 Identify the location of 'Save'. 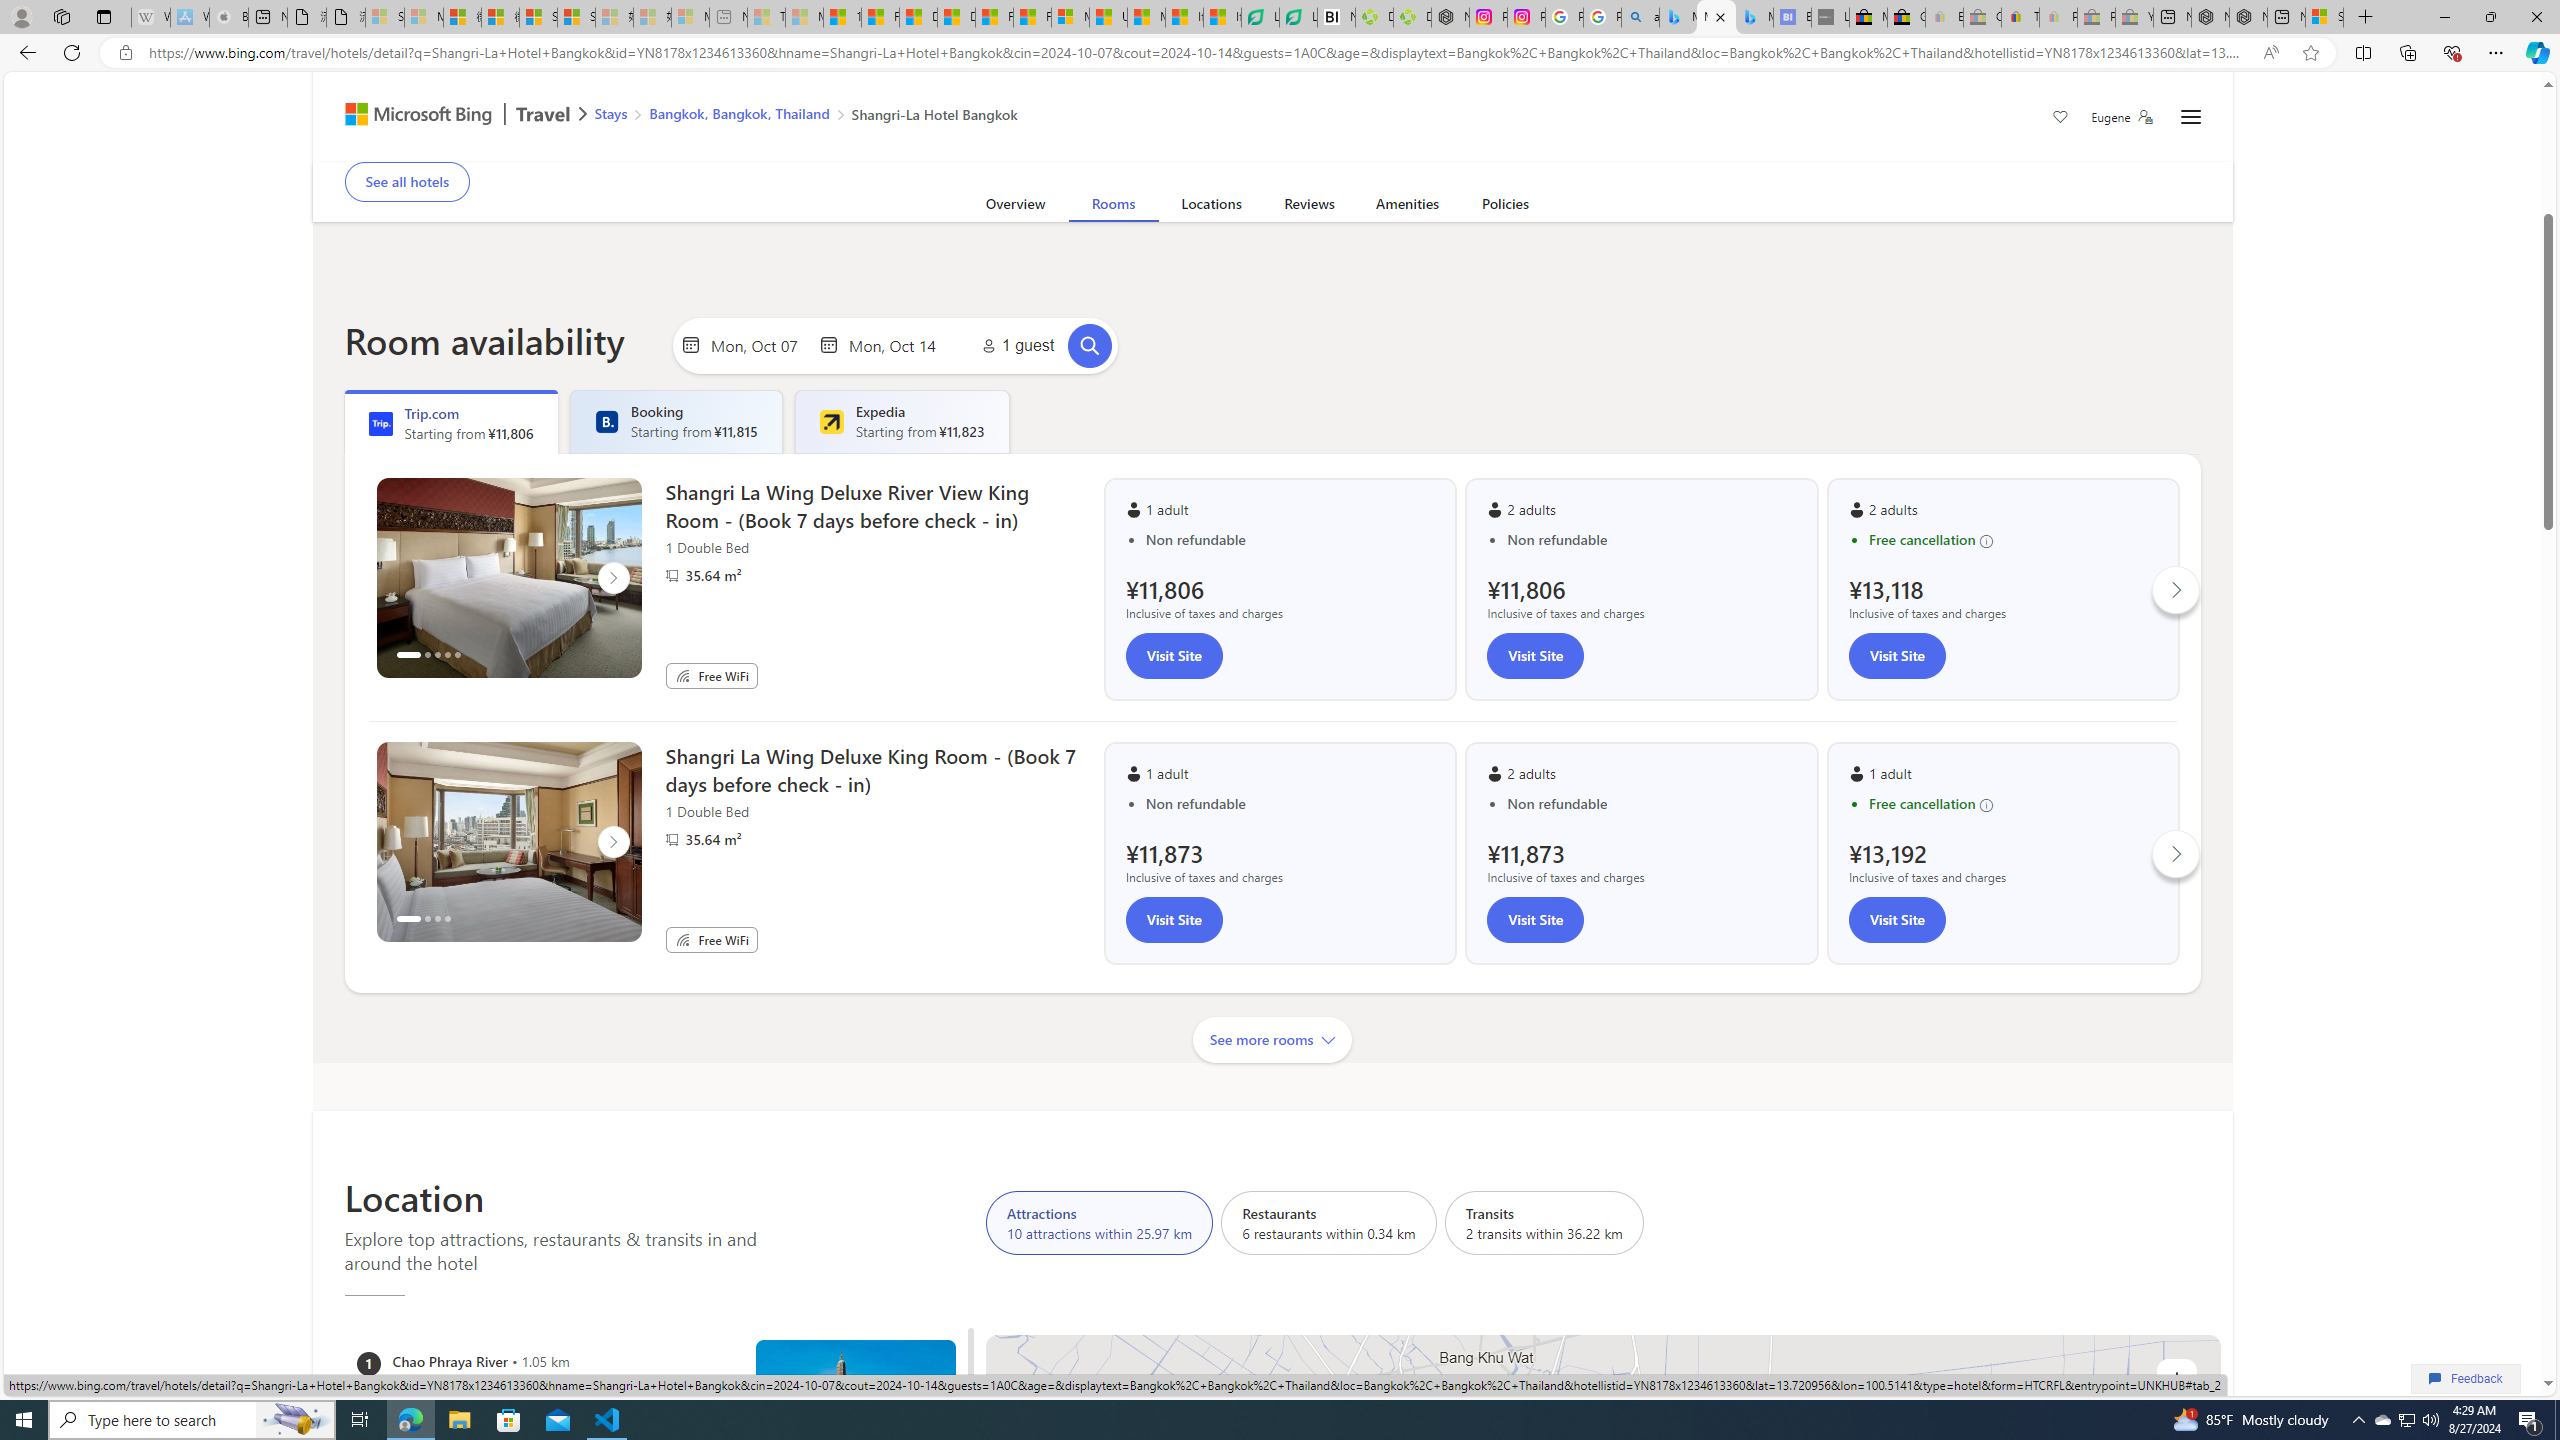
(2059, 118).